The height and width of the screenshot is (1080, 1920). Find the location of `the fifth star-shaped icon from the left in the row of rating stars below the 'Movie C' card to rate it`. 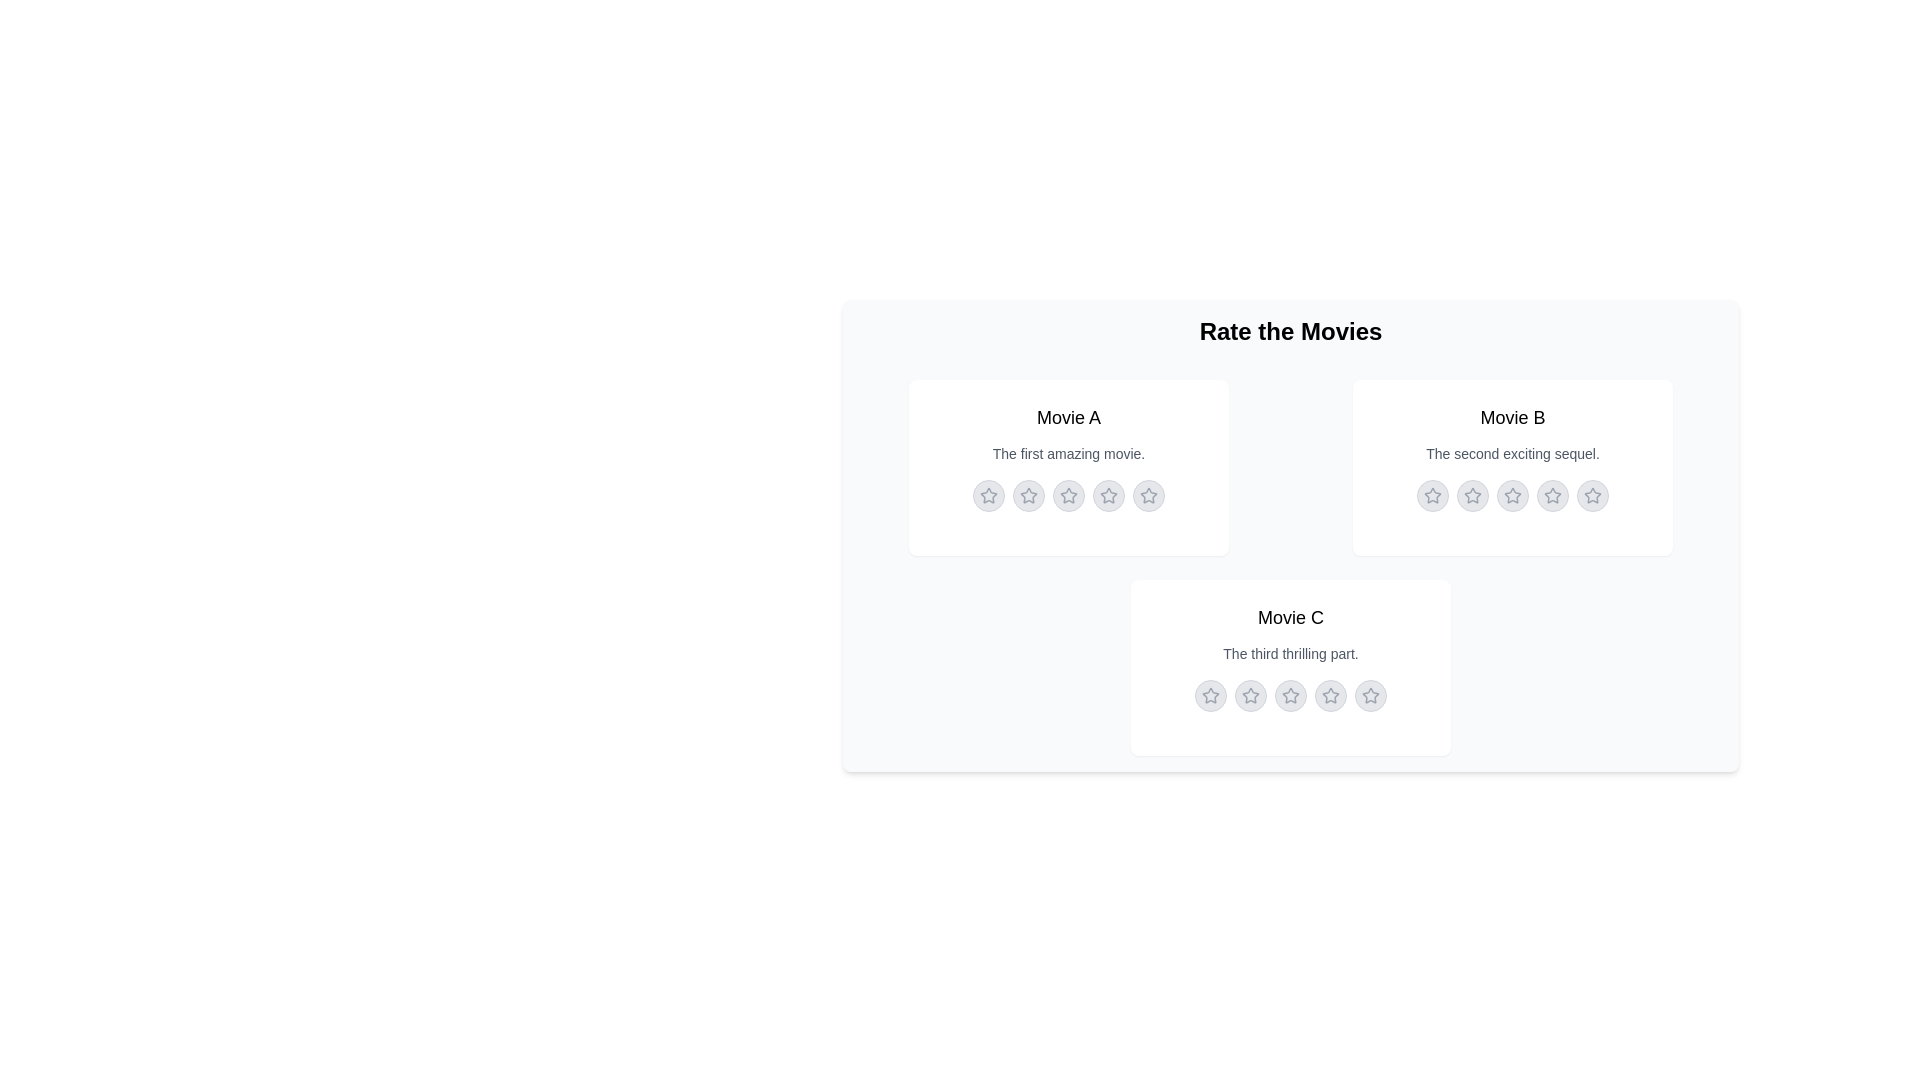

the fifth star-shaped icon from the left in the row of rating stars below the 'Movie C' card to rate it is located at coordinates (1370, 694).